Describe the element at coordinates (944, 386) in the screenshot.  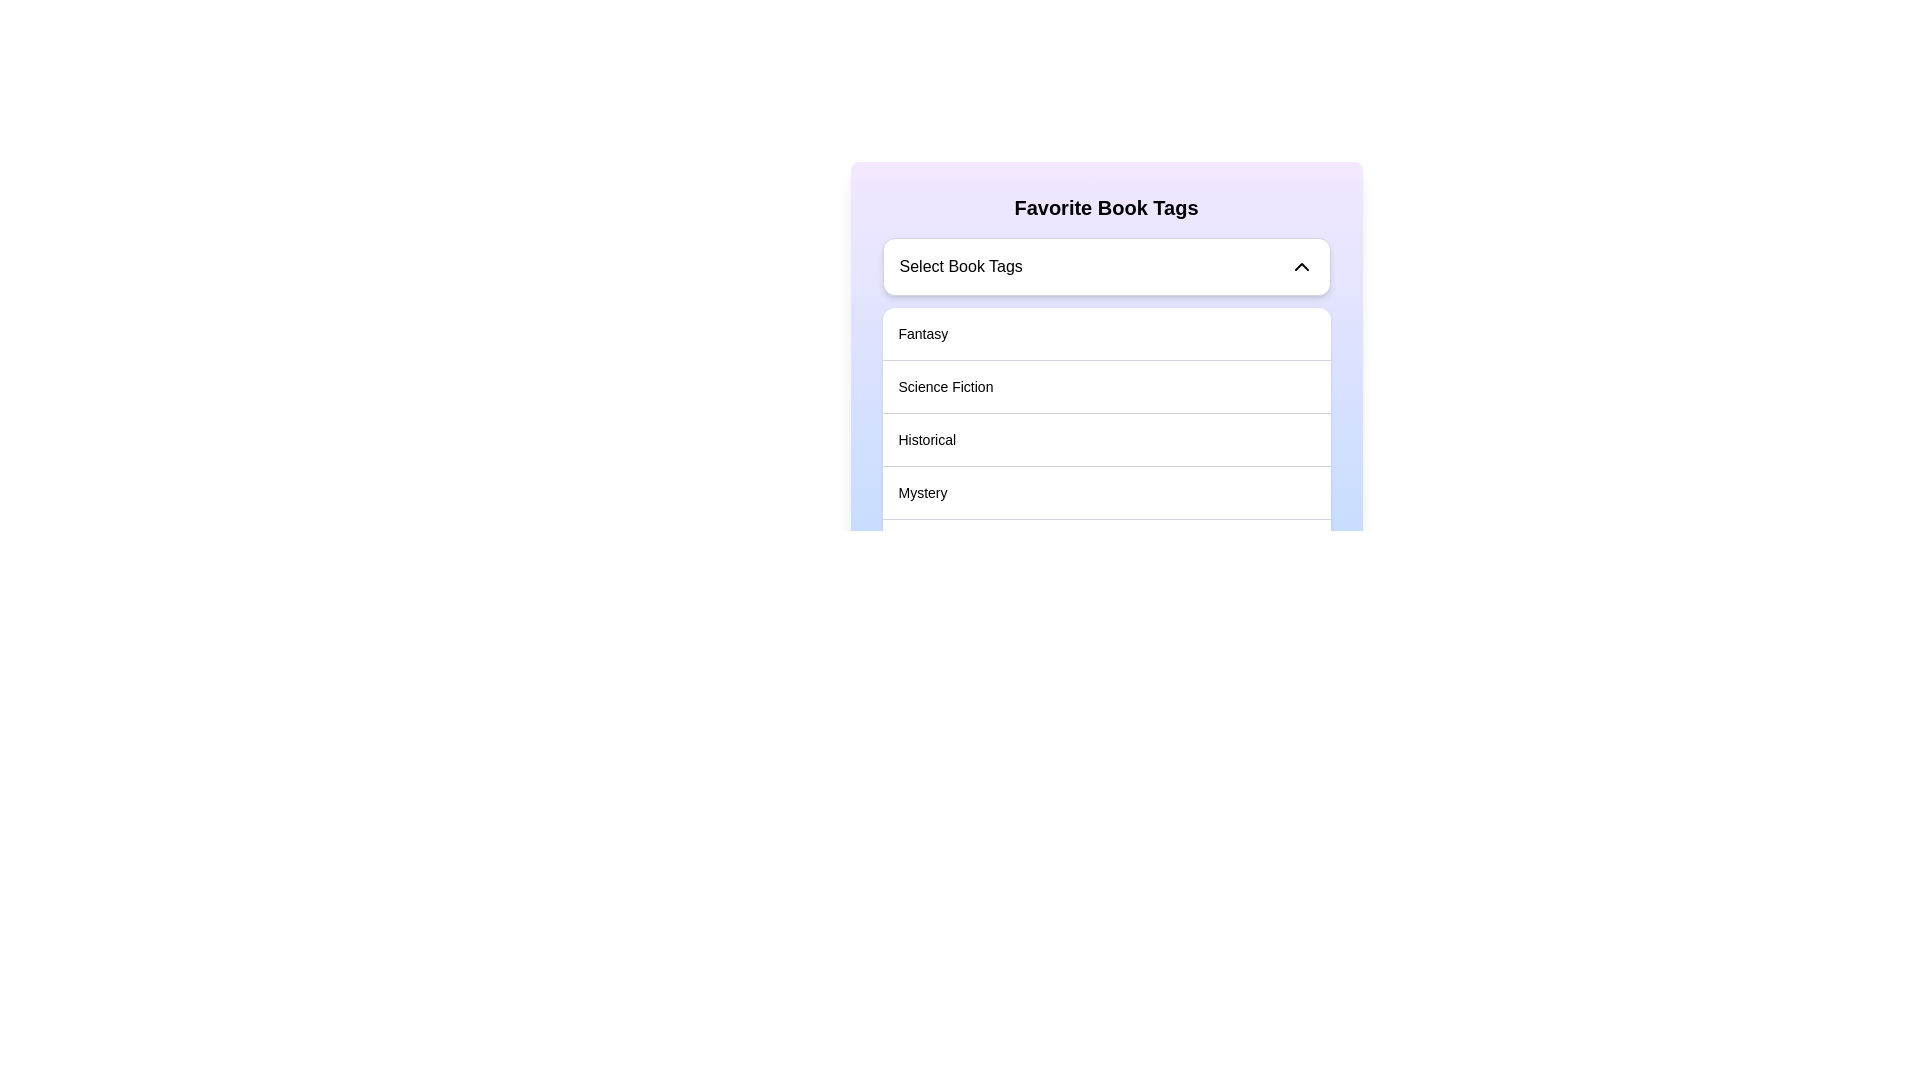
I see `the 'Science Fiction' text label` at that location.